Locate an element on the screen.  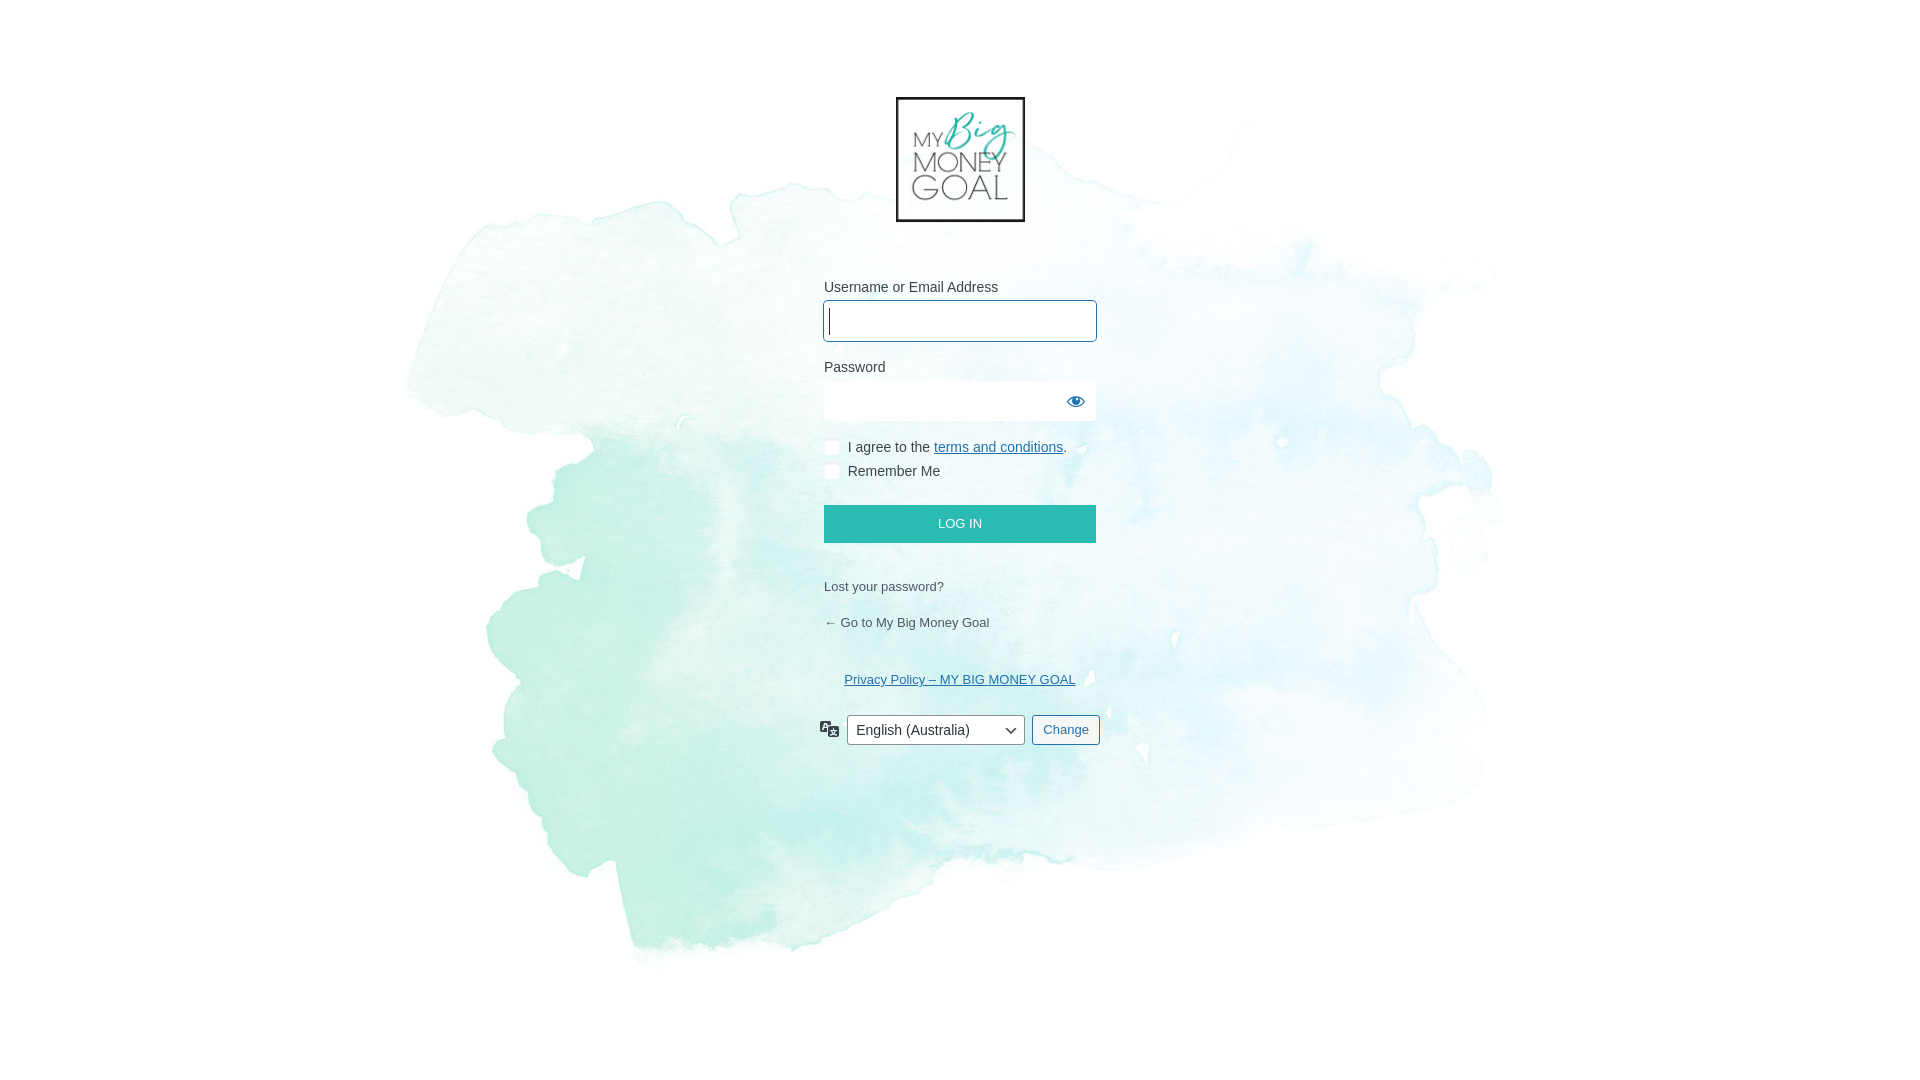
'terms and conditions' is located at coordinates (998, 446).